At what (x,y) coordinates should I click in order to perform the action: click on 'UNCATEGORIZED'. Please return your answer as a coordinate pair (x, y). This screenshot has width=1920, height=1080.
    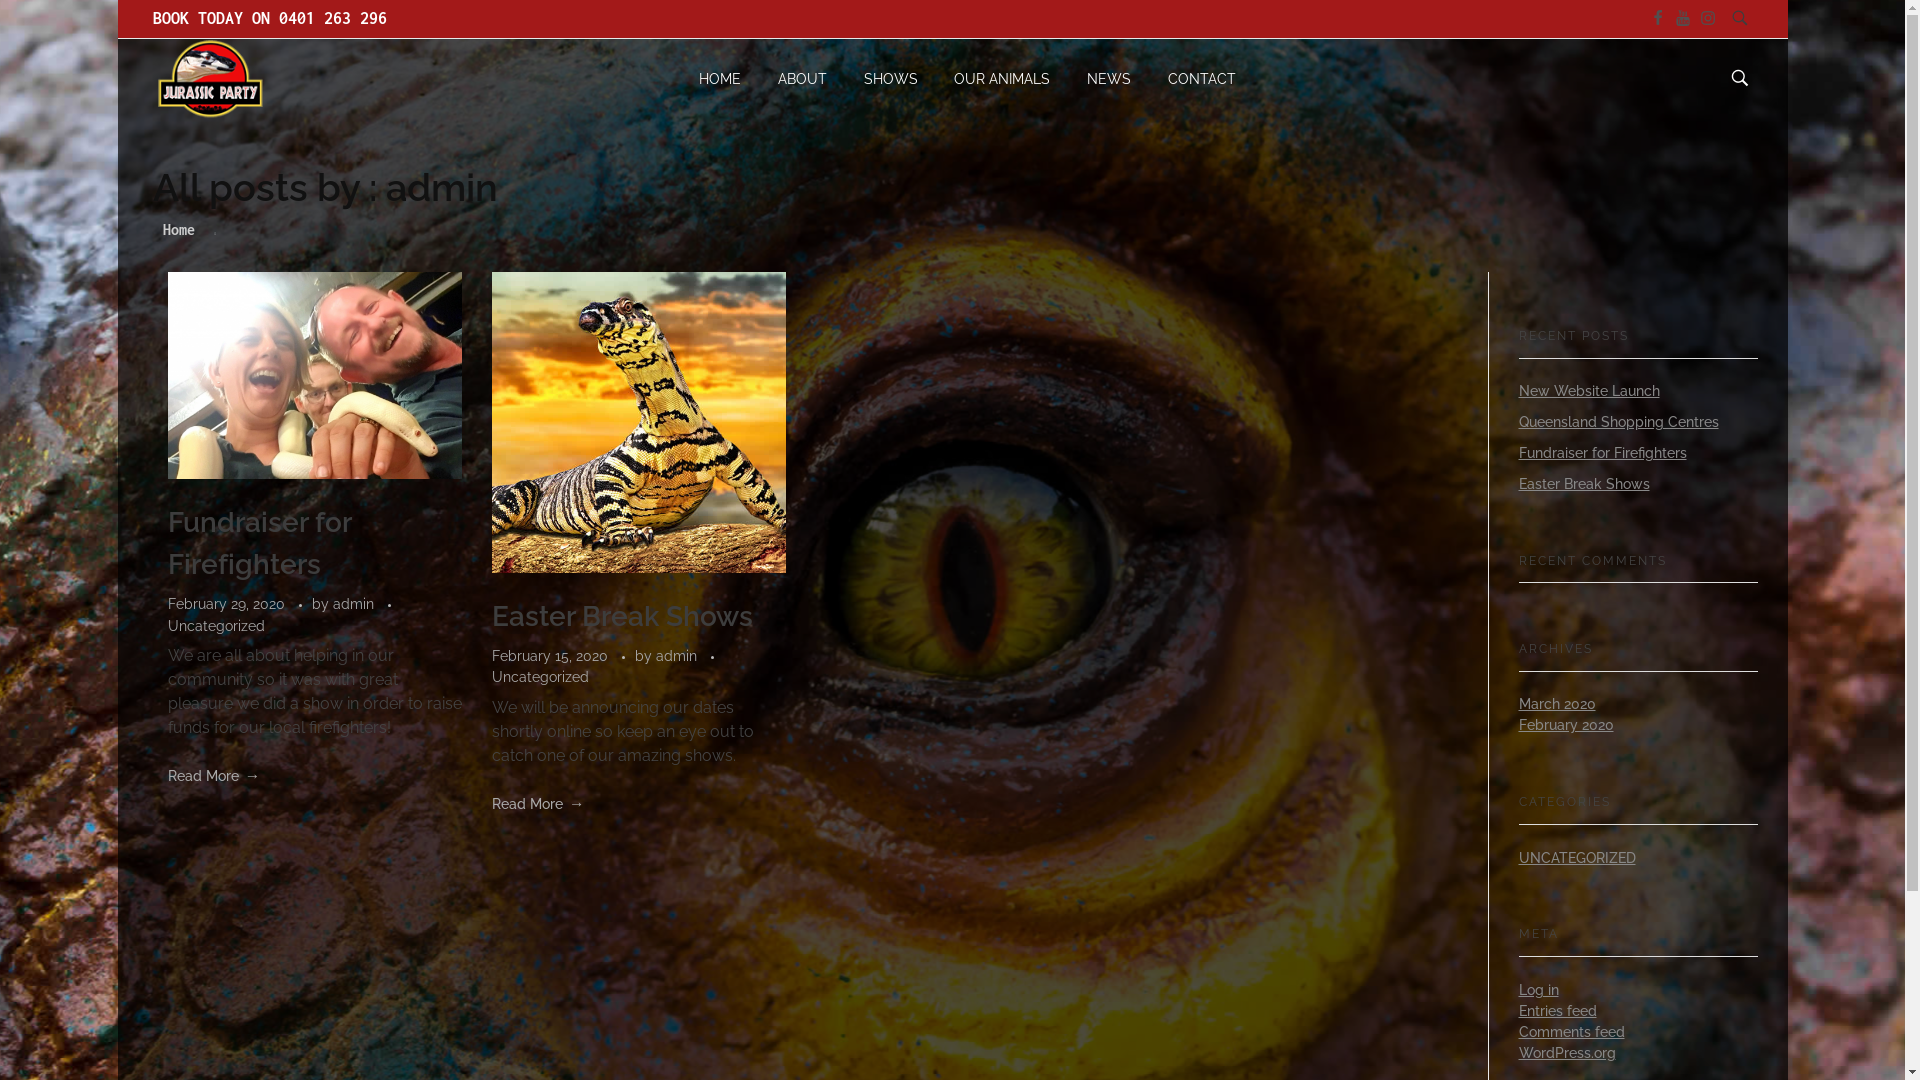
    Looking at the image, I should click on (1517, 856).